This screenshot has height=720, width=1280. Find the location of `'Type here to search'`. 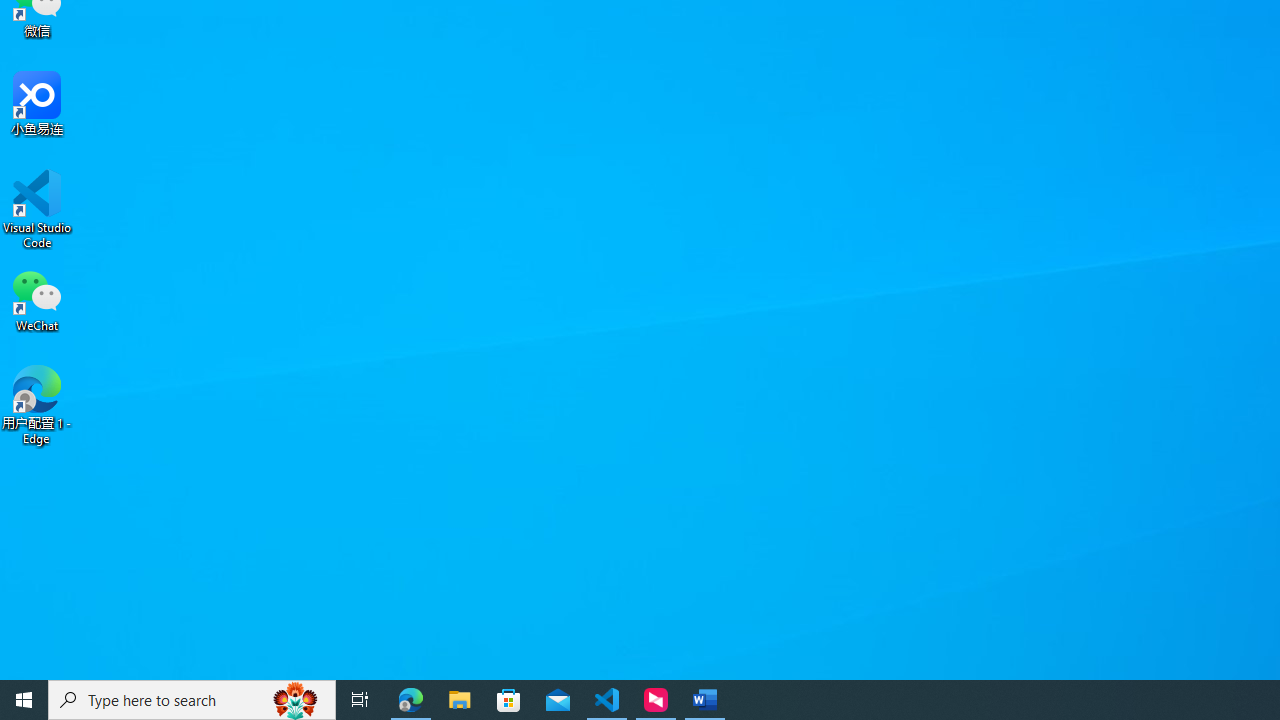

'Type here to search' is located at coordinates (192, 698).